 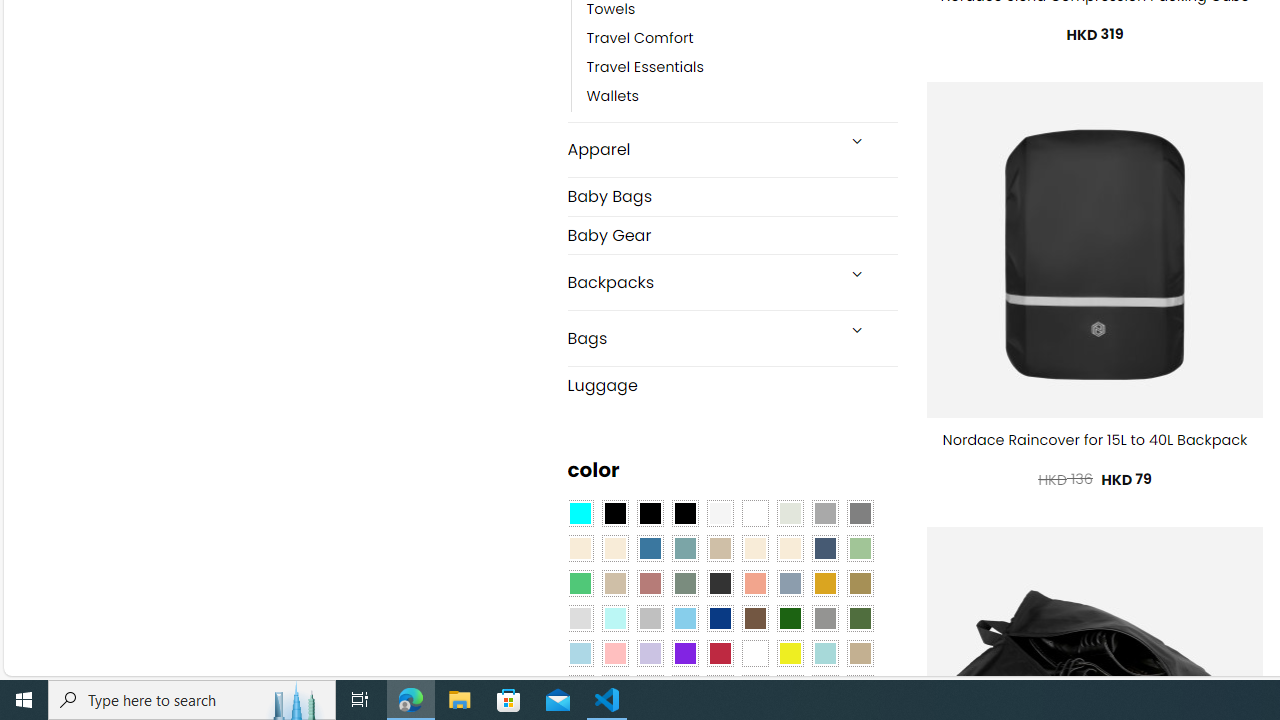 I want to click on 'Blue', so click(x=650, y=549).